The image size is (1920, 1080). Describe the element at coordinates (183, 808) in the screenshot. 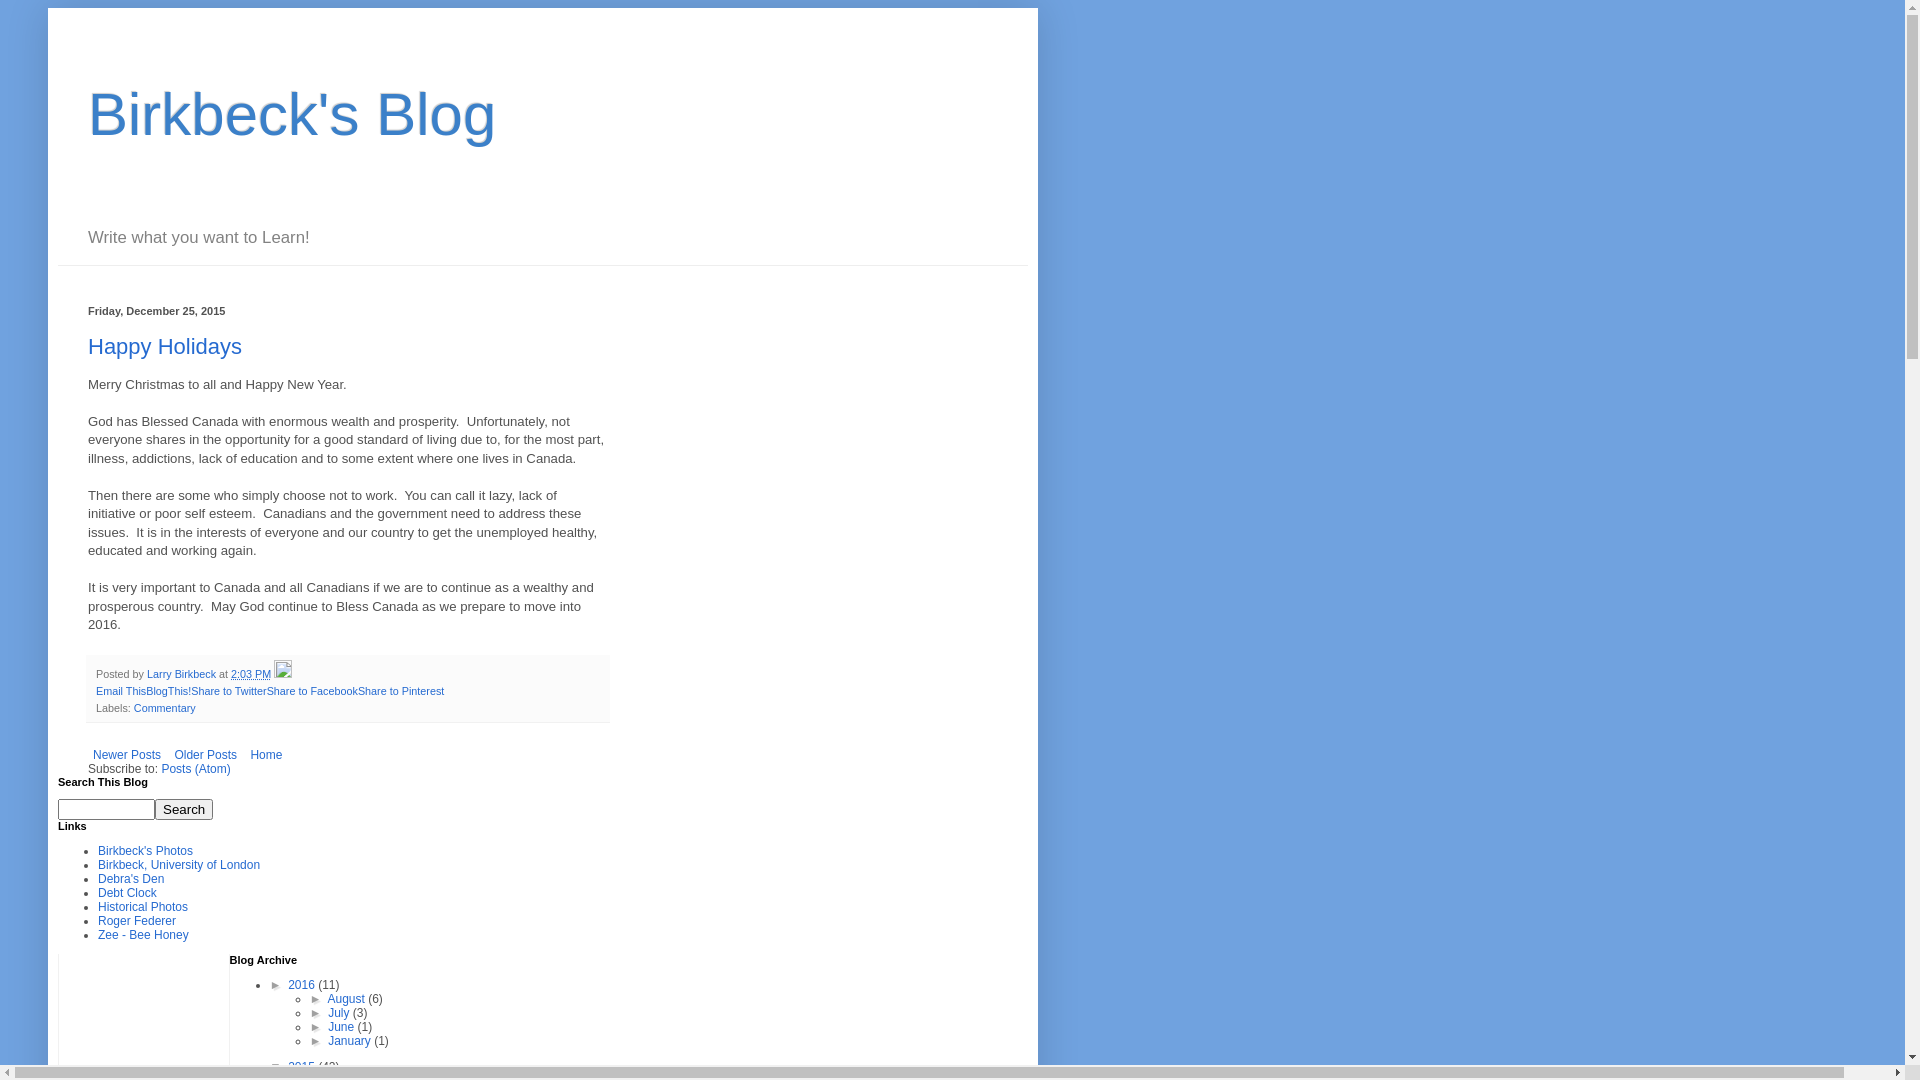

I see `'Search'` at that location.